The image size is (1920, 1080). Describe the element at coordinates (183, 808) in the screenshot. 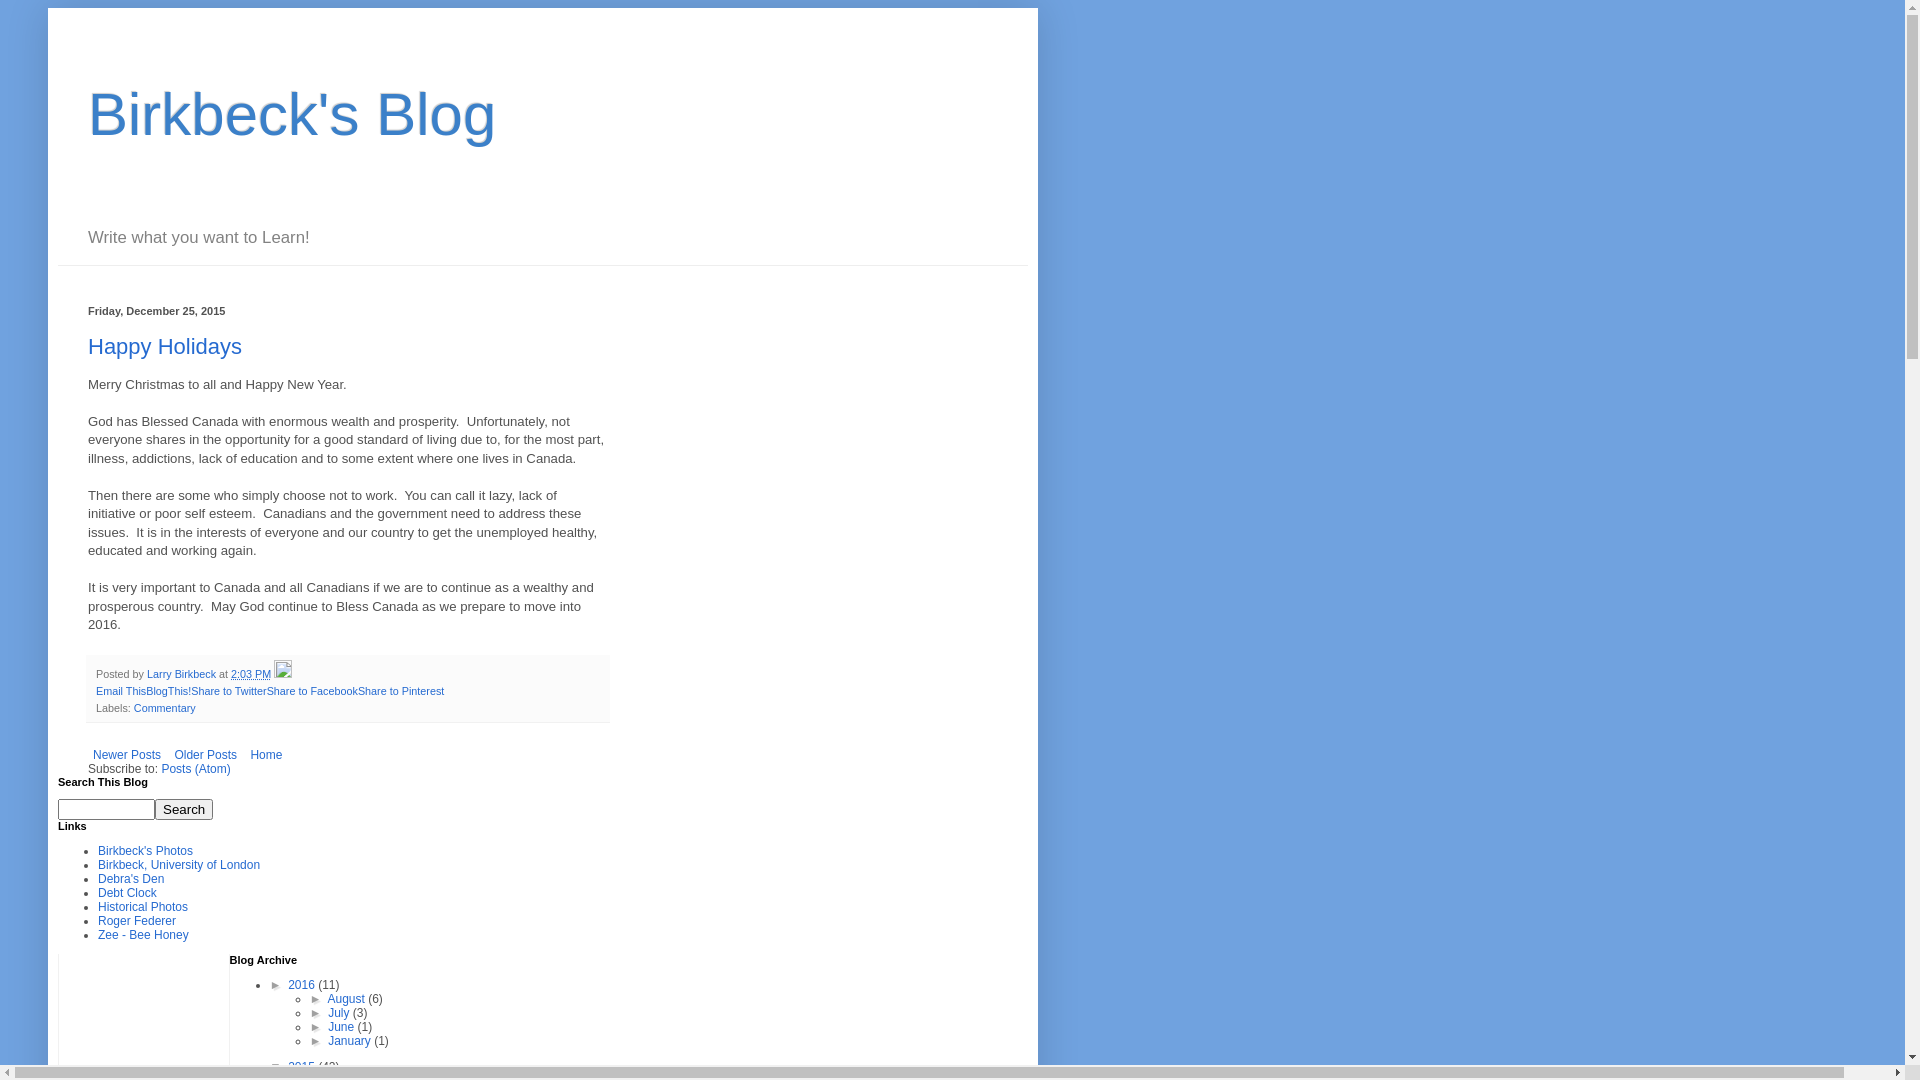

I see `'Search'` at that location.